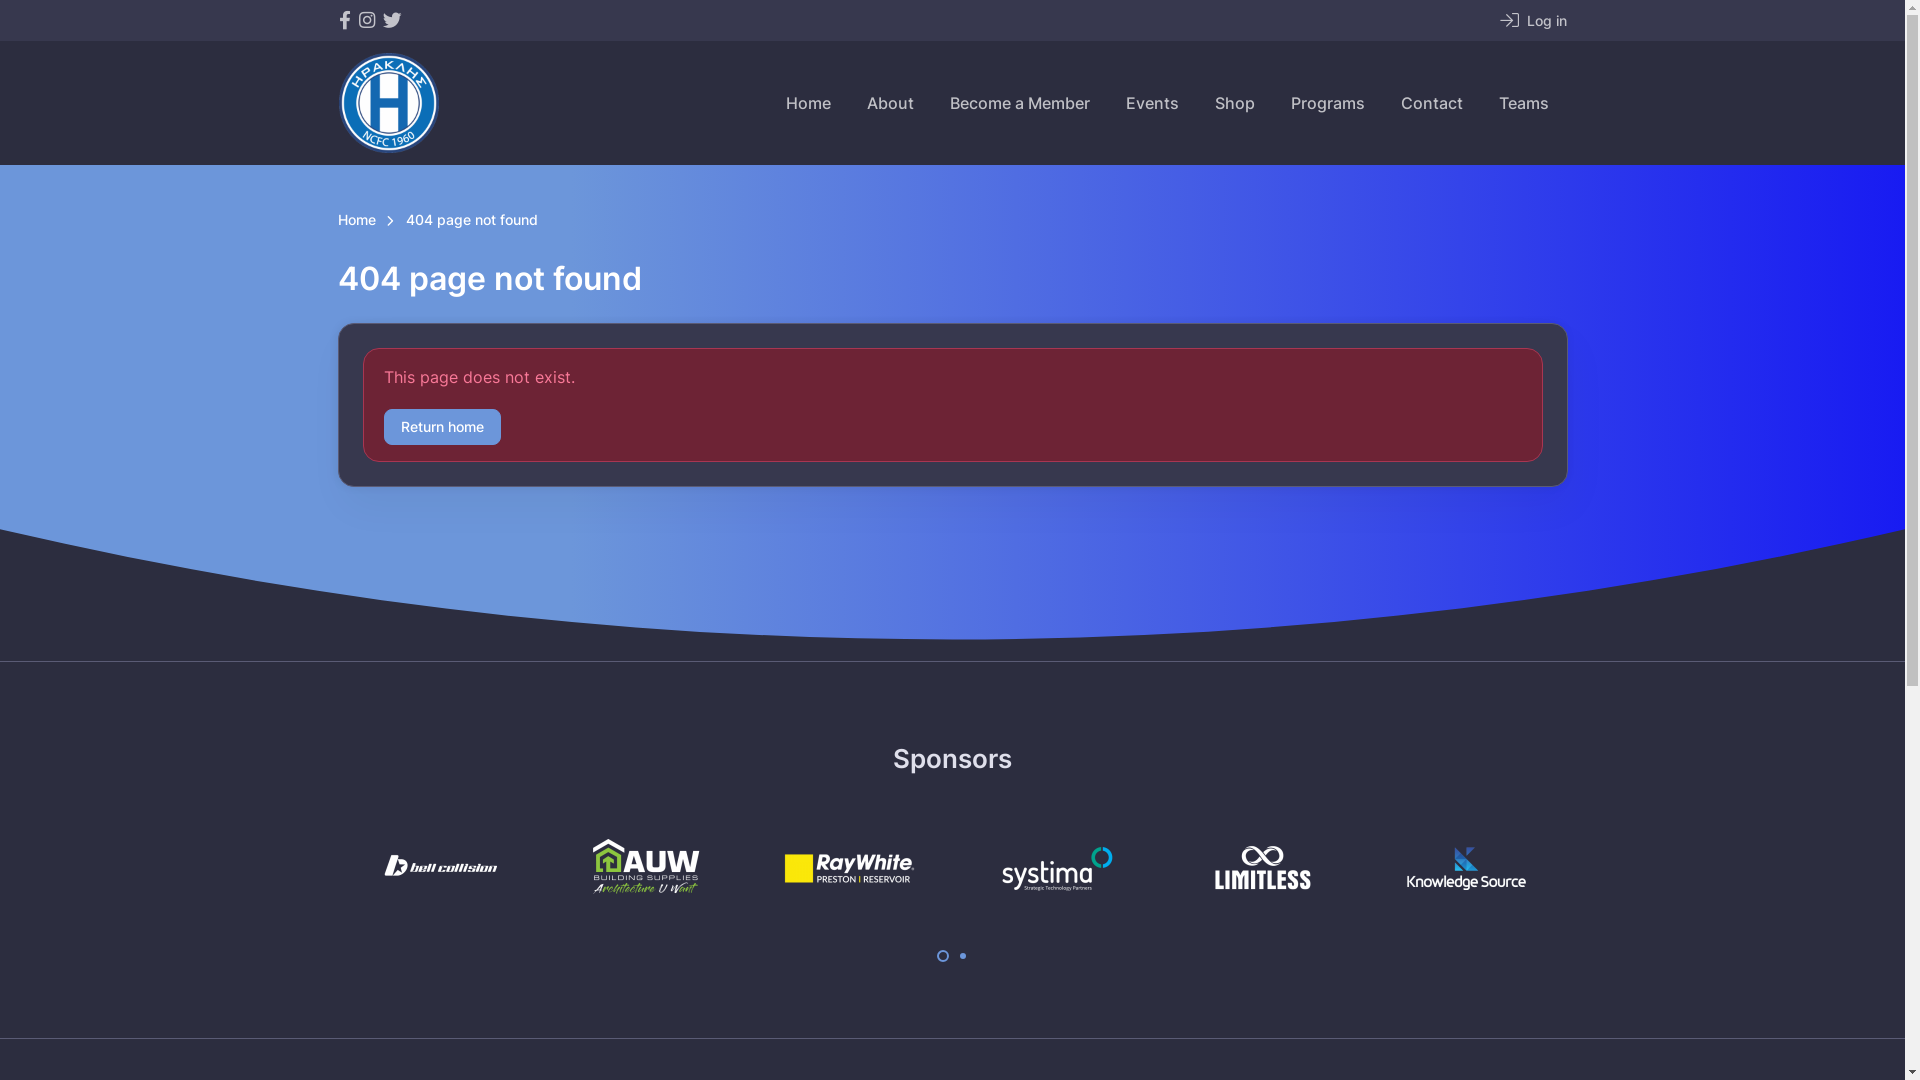 The height and width of the screenshot is (1080, 1920). Describe the element at coordinates (344, 20) in the screenshot. I see `'Northcote City Football Club on Facebook'` at that location.